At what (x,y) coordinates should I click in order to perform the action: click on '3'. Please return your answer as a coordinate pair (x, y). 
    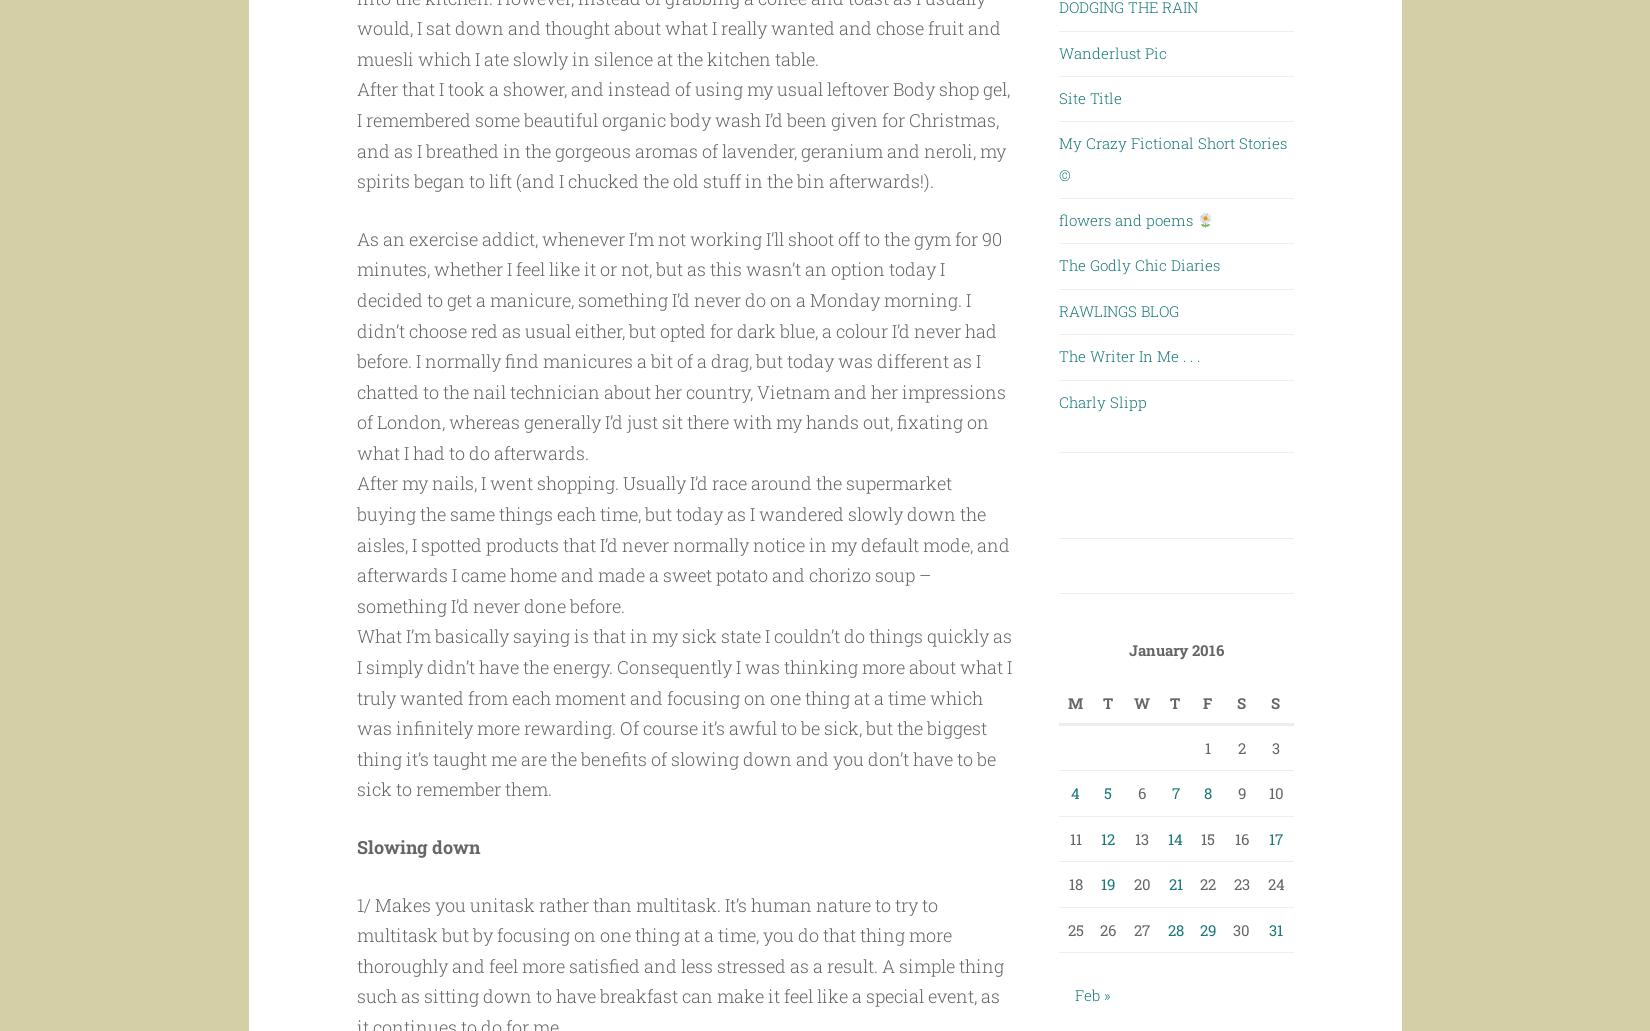
    Looking at the image, I should click on (1274, 746).